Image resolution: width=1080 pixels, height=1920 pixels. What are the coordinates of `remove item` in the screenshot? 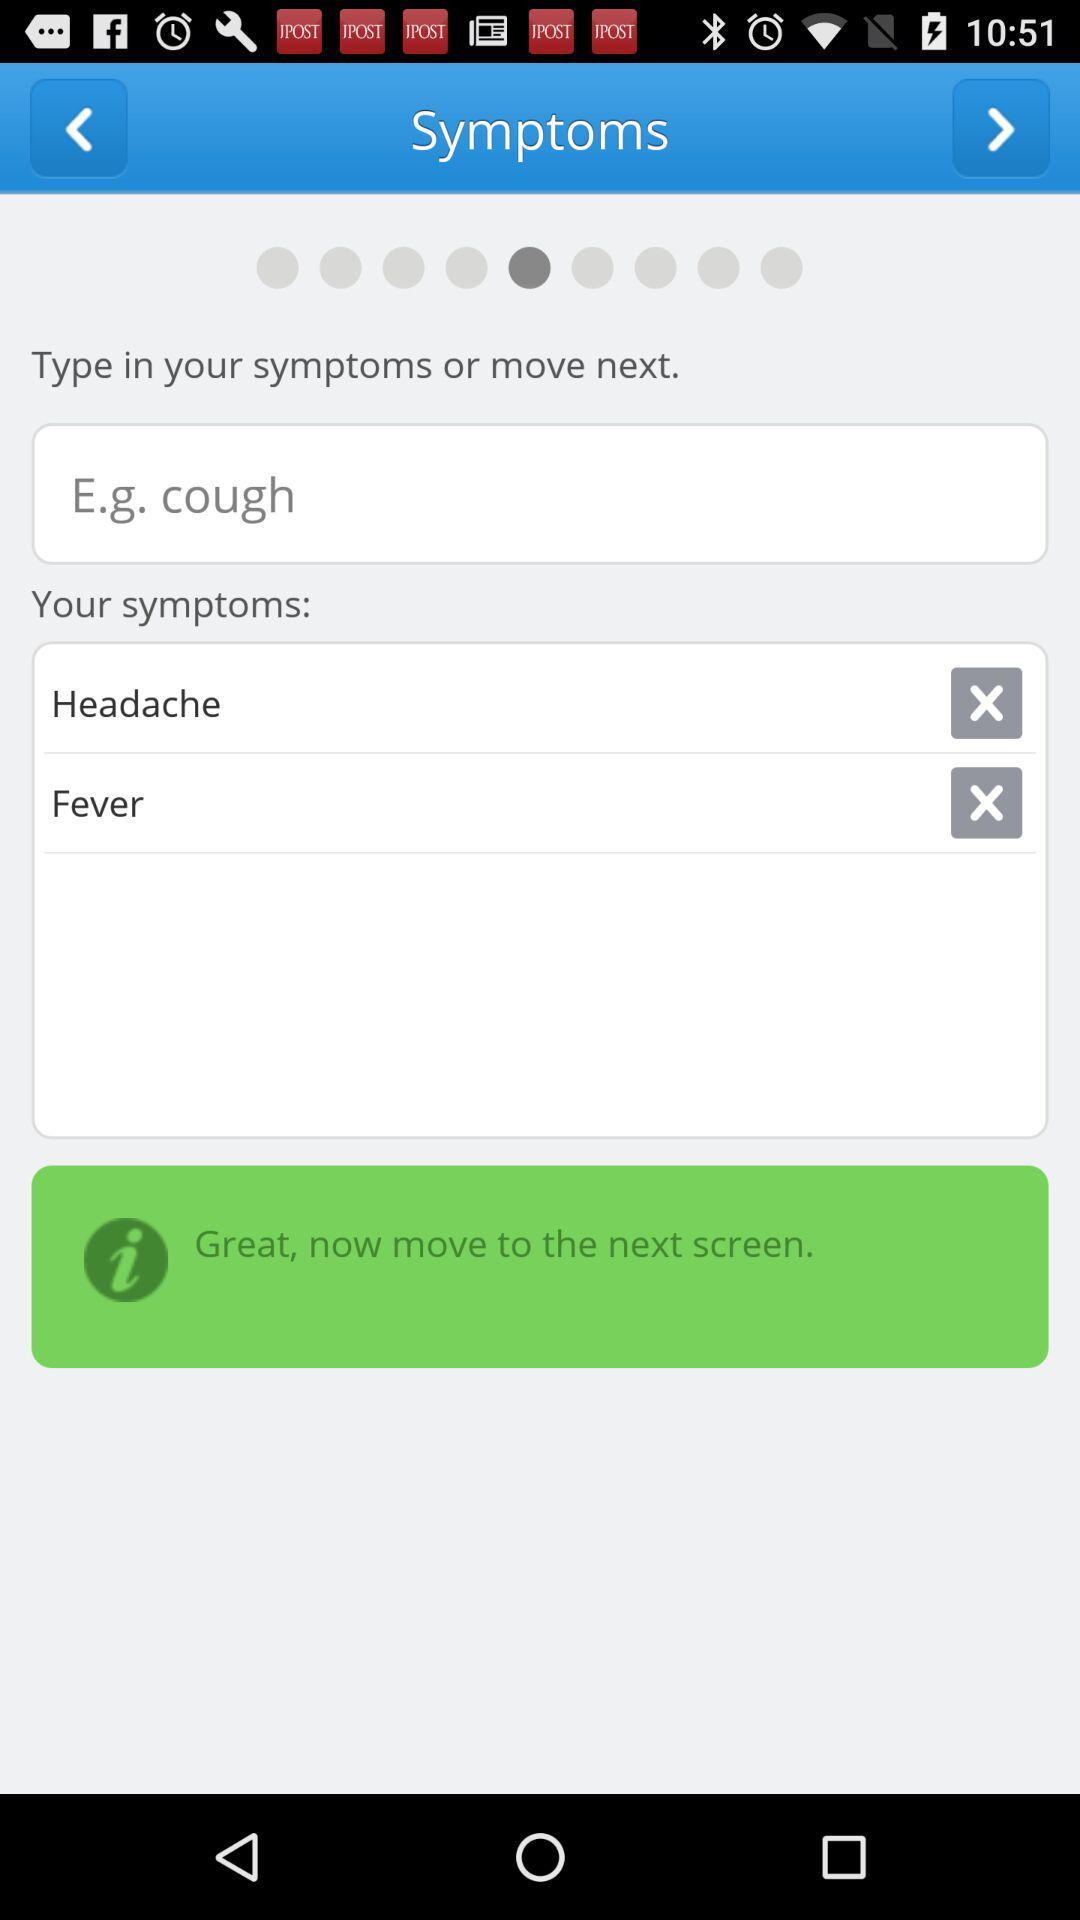 It's located at (985, 802).